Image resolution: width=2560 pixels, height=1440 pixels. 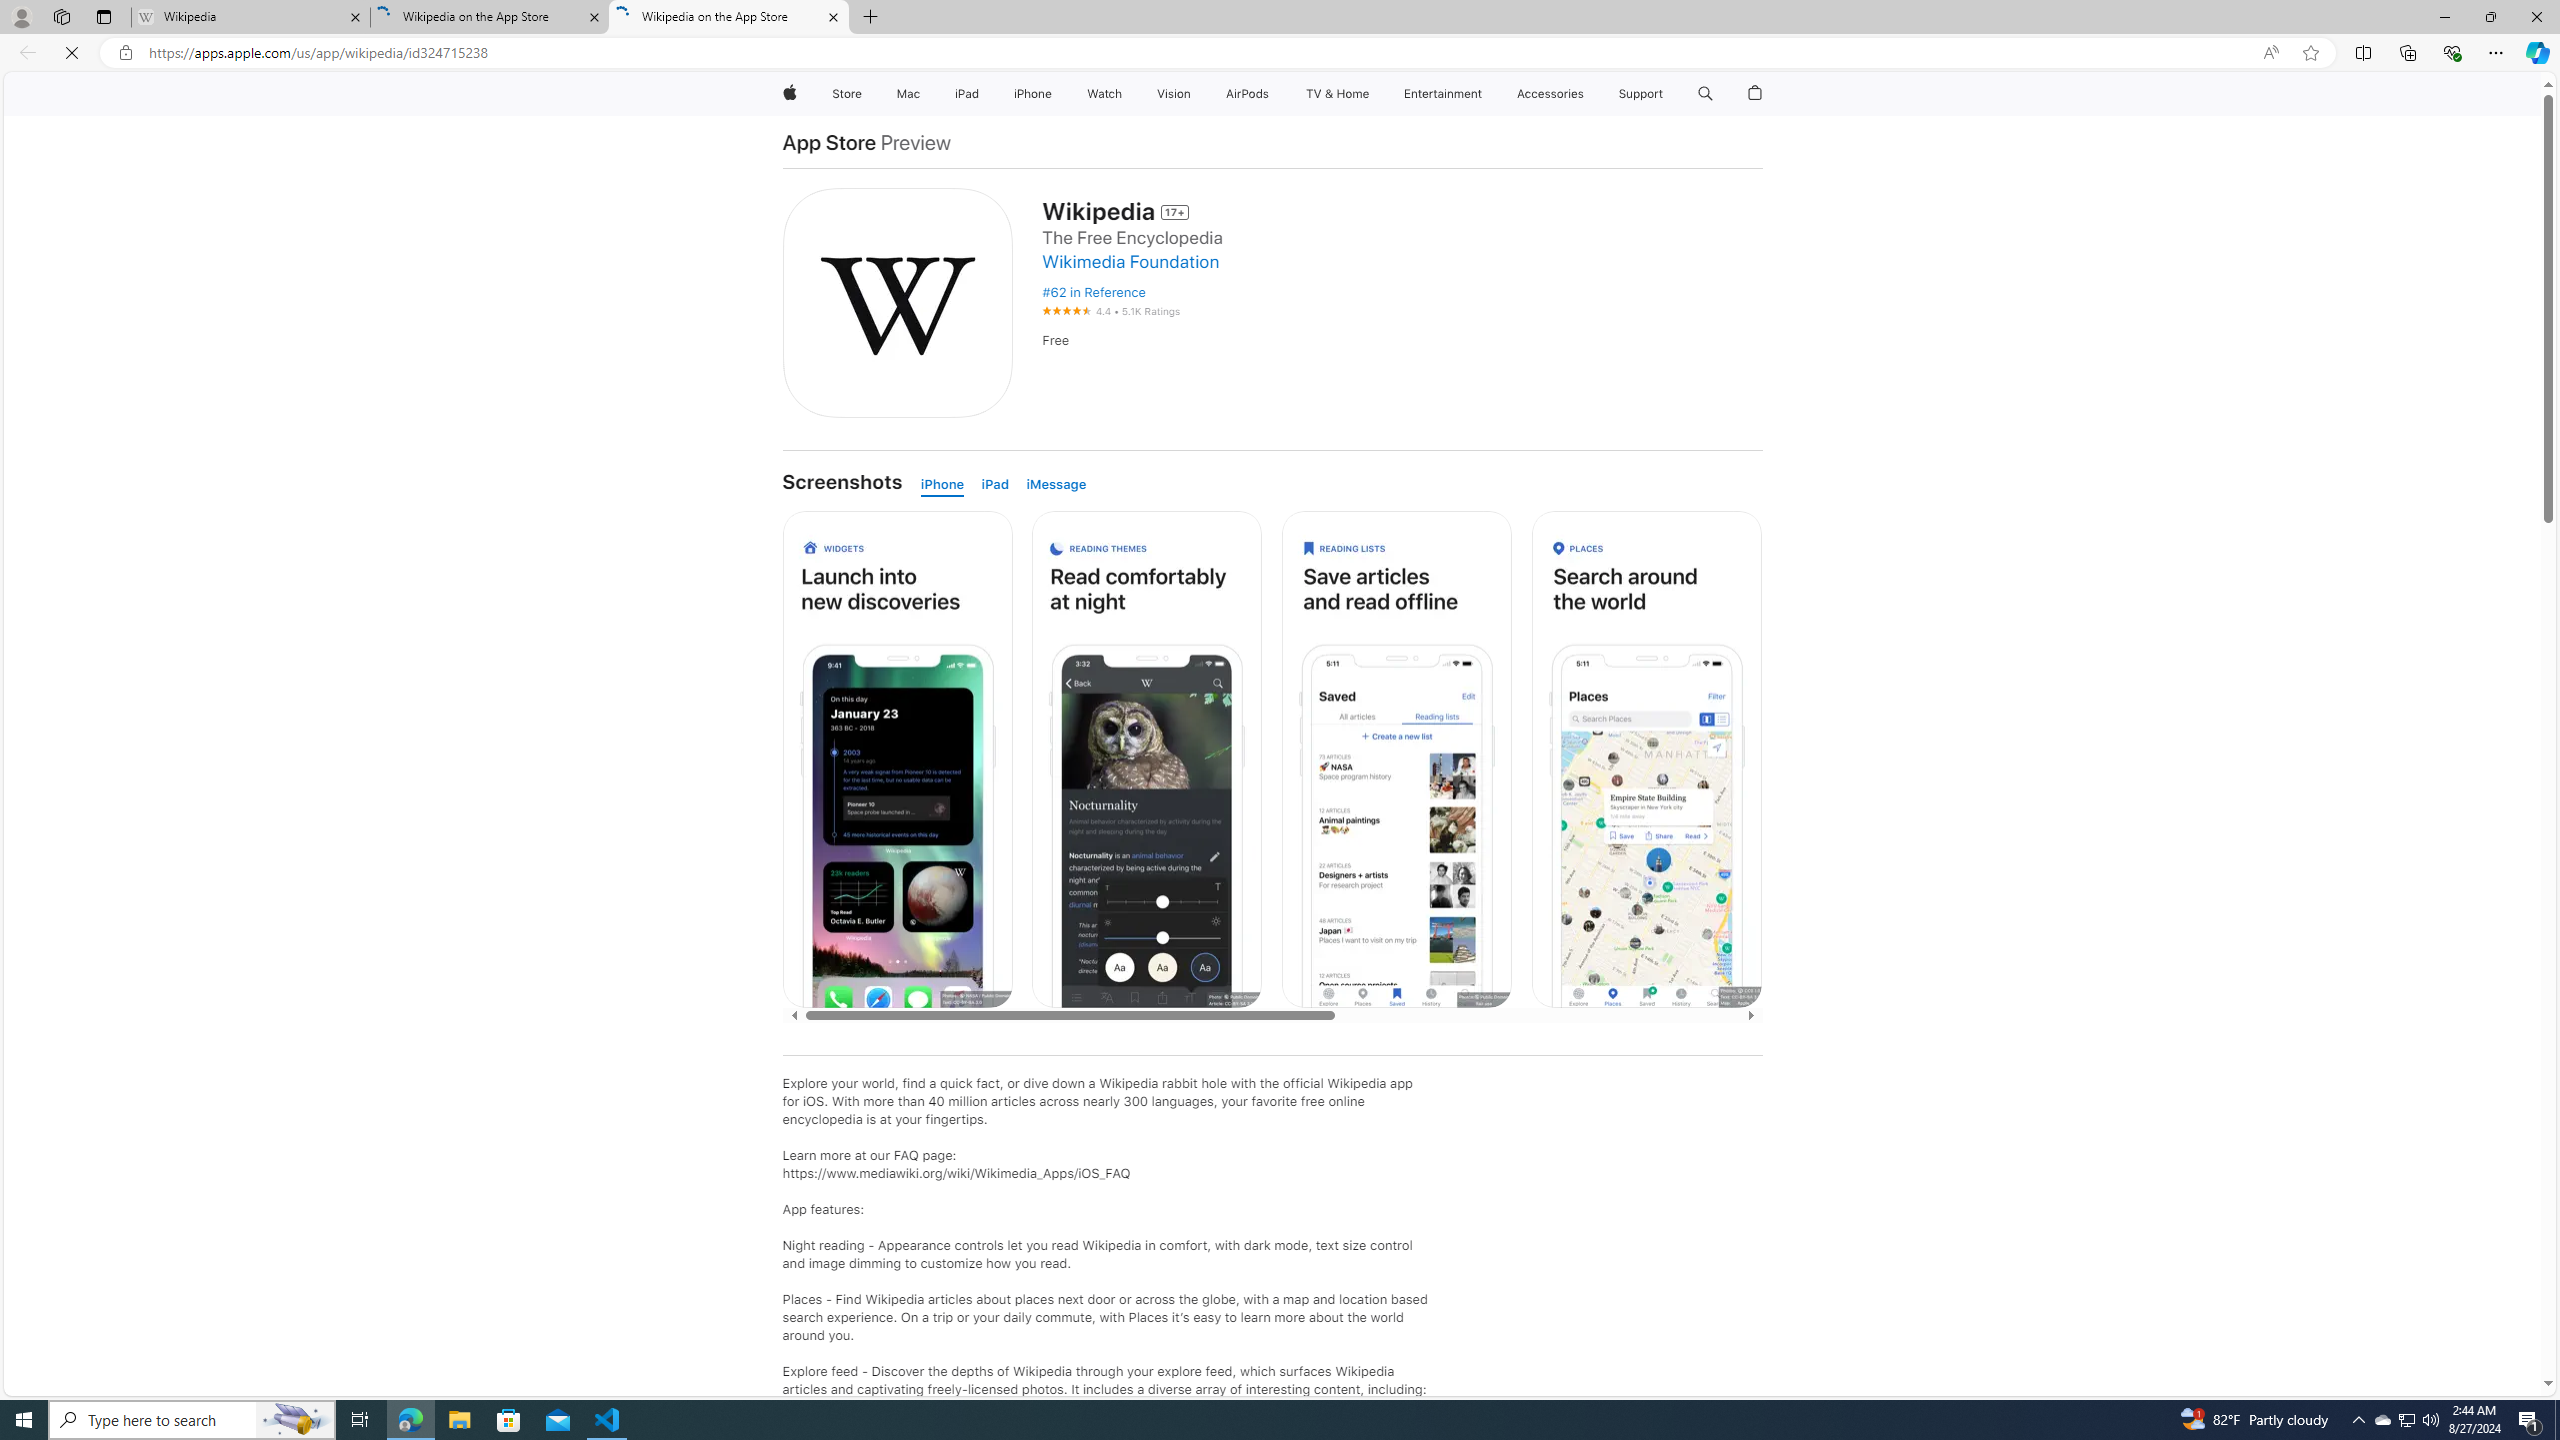 What do you see at coordinates (832, 141) in the screenshot?
I see `'App Store'` at bounding box center [832, 141].